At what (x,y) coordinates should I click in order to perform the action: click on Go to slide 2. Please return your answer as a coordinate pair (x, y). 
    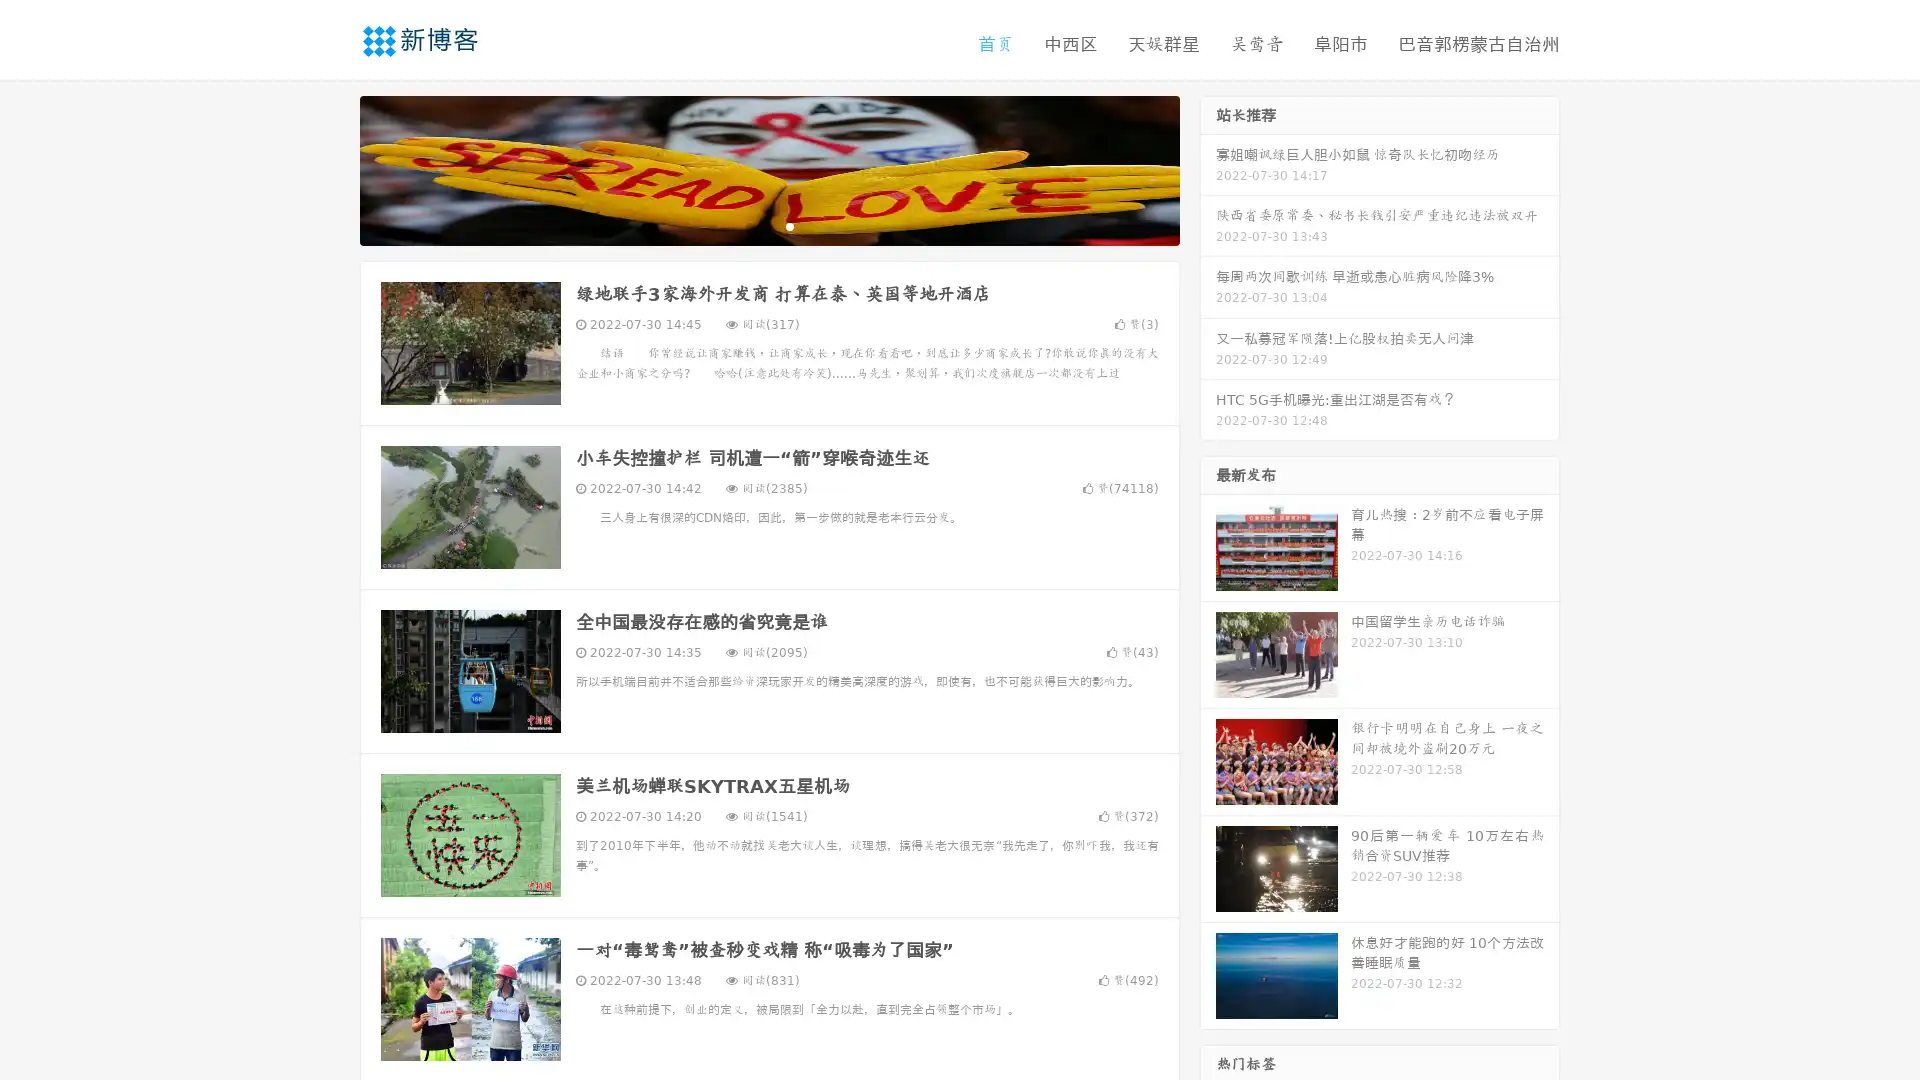
    Looking at the image, I should click on (768, 225).